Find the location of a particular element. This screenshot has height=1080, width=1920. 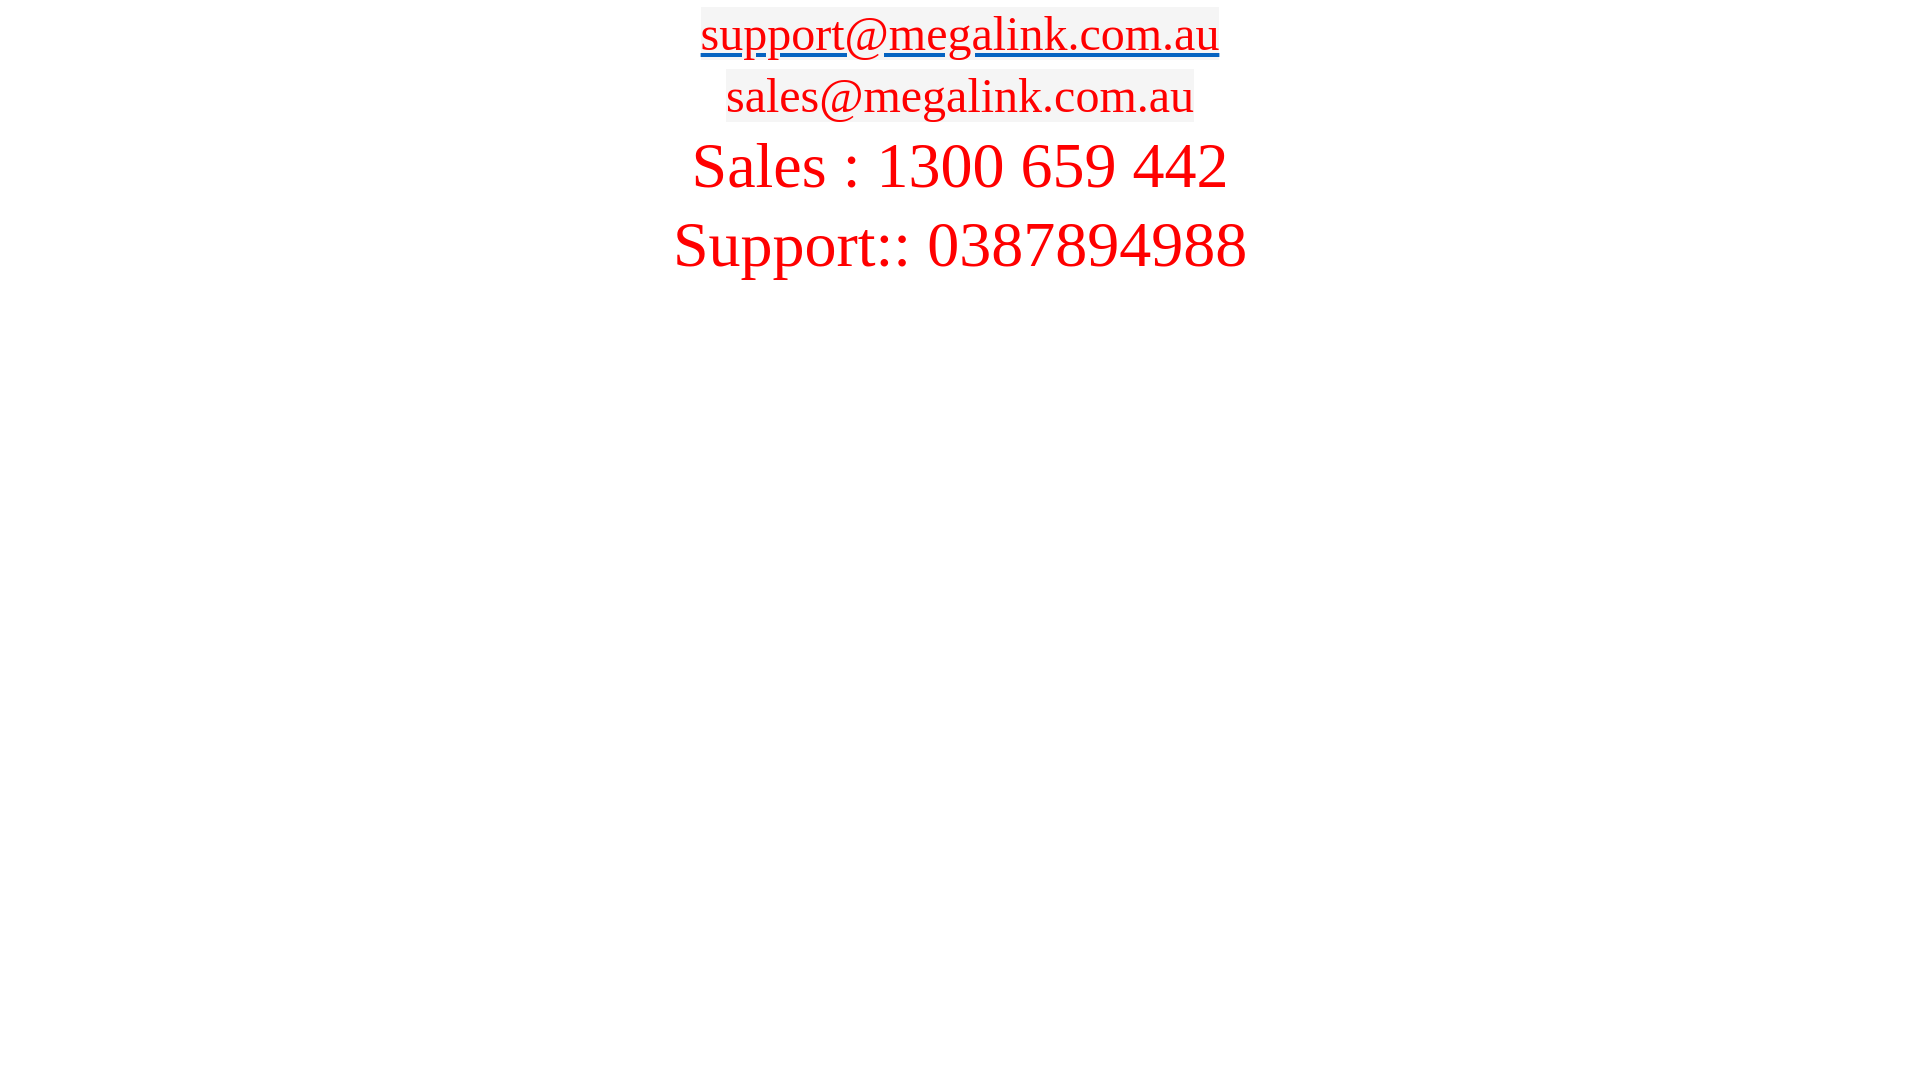

'support@megalink.com.au' is located at coordinates (960, 33).